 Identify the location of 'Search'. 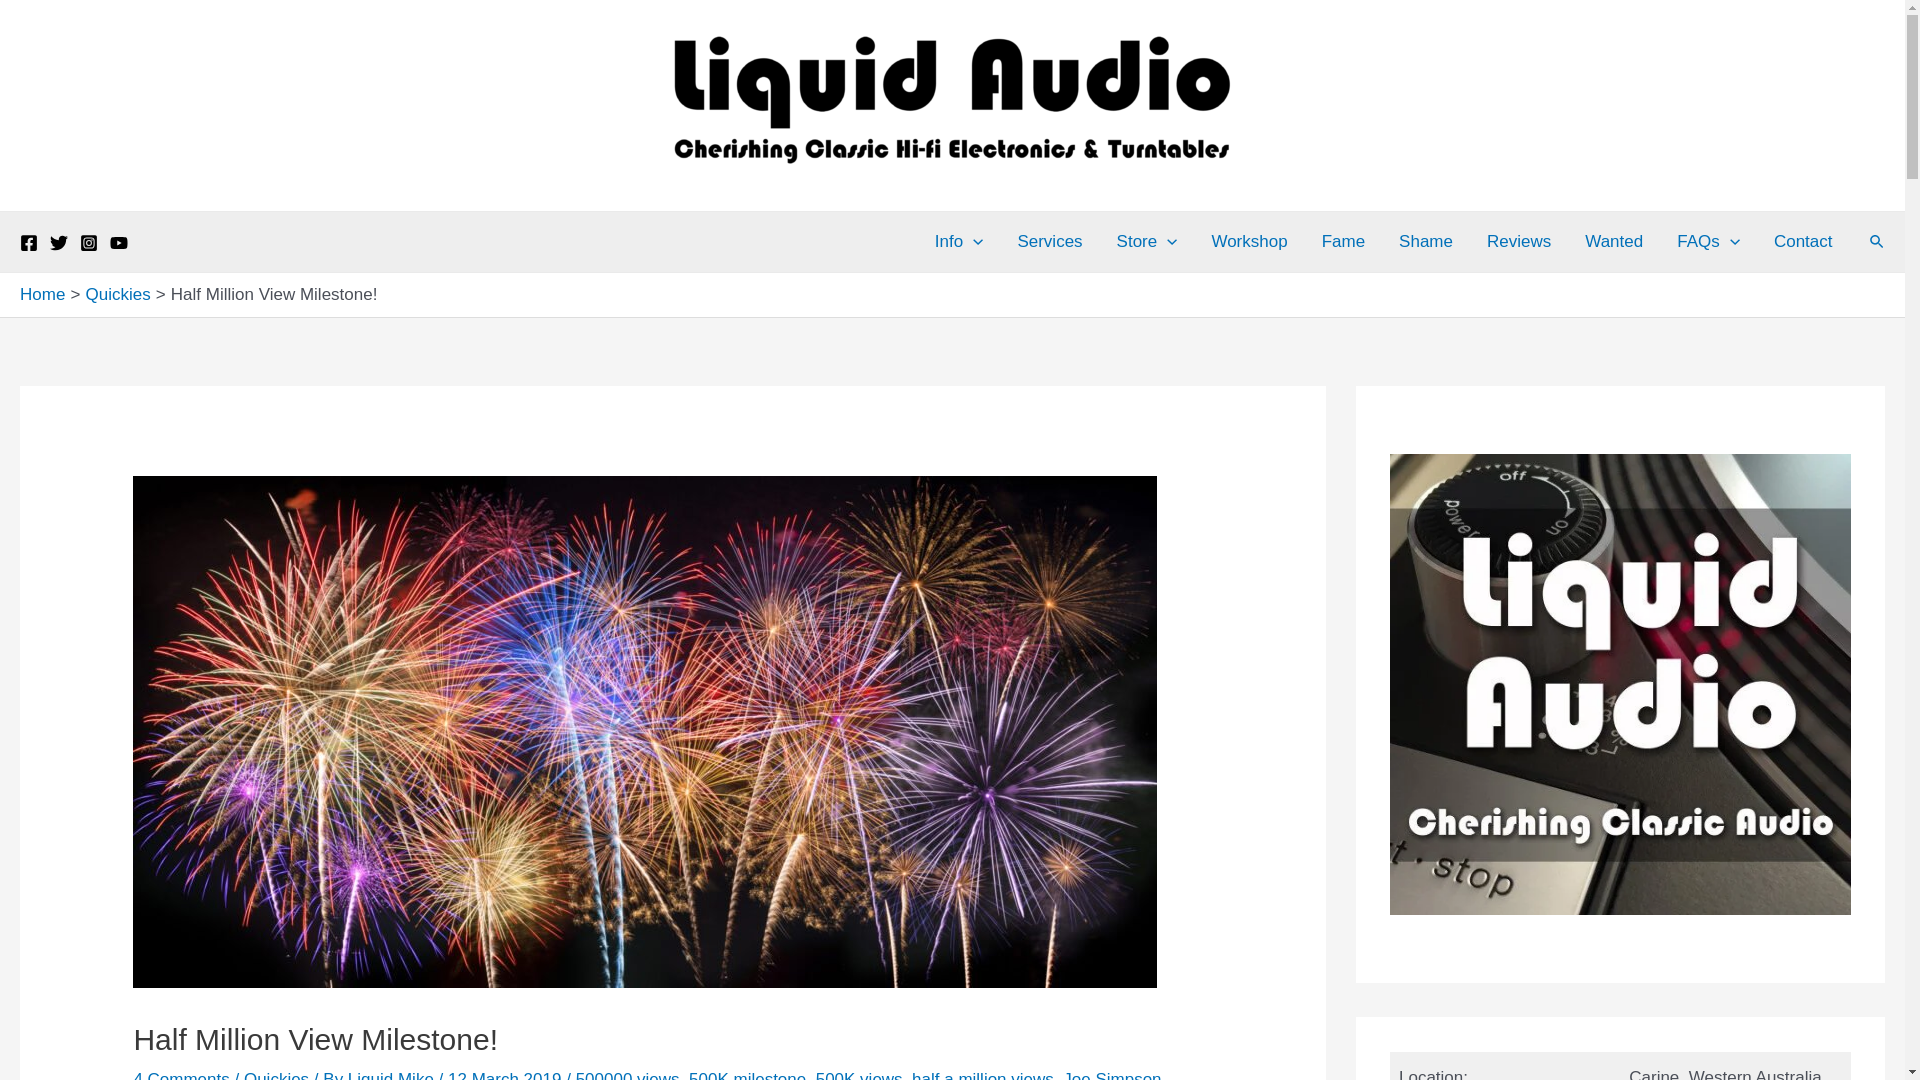
(1876, 240).